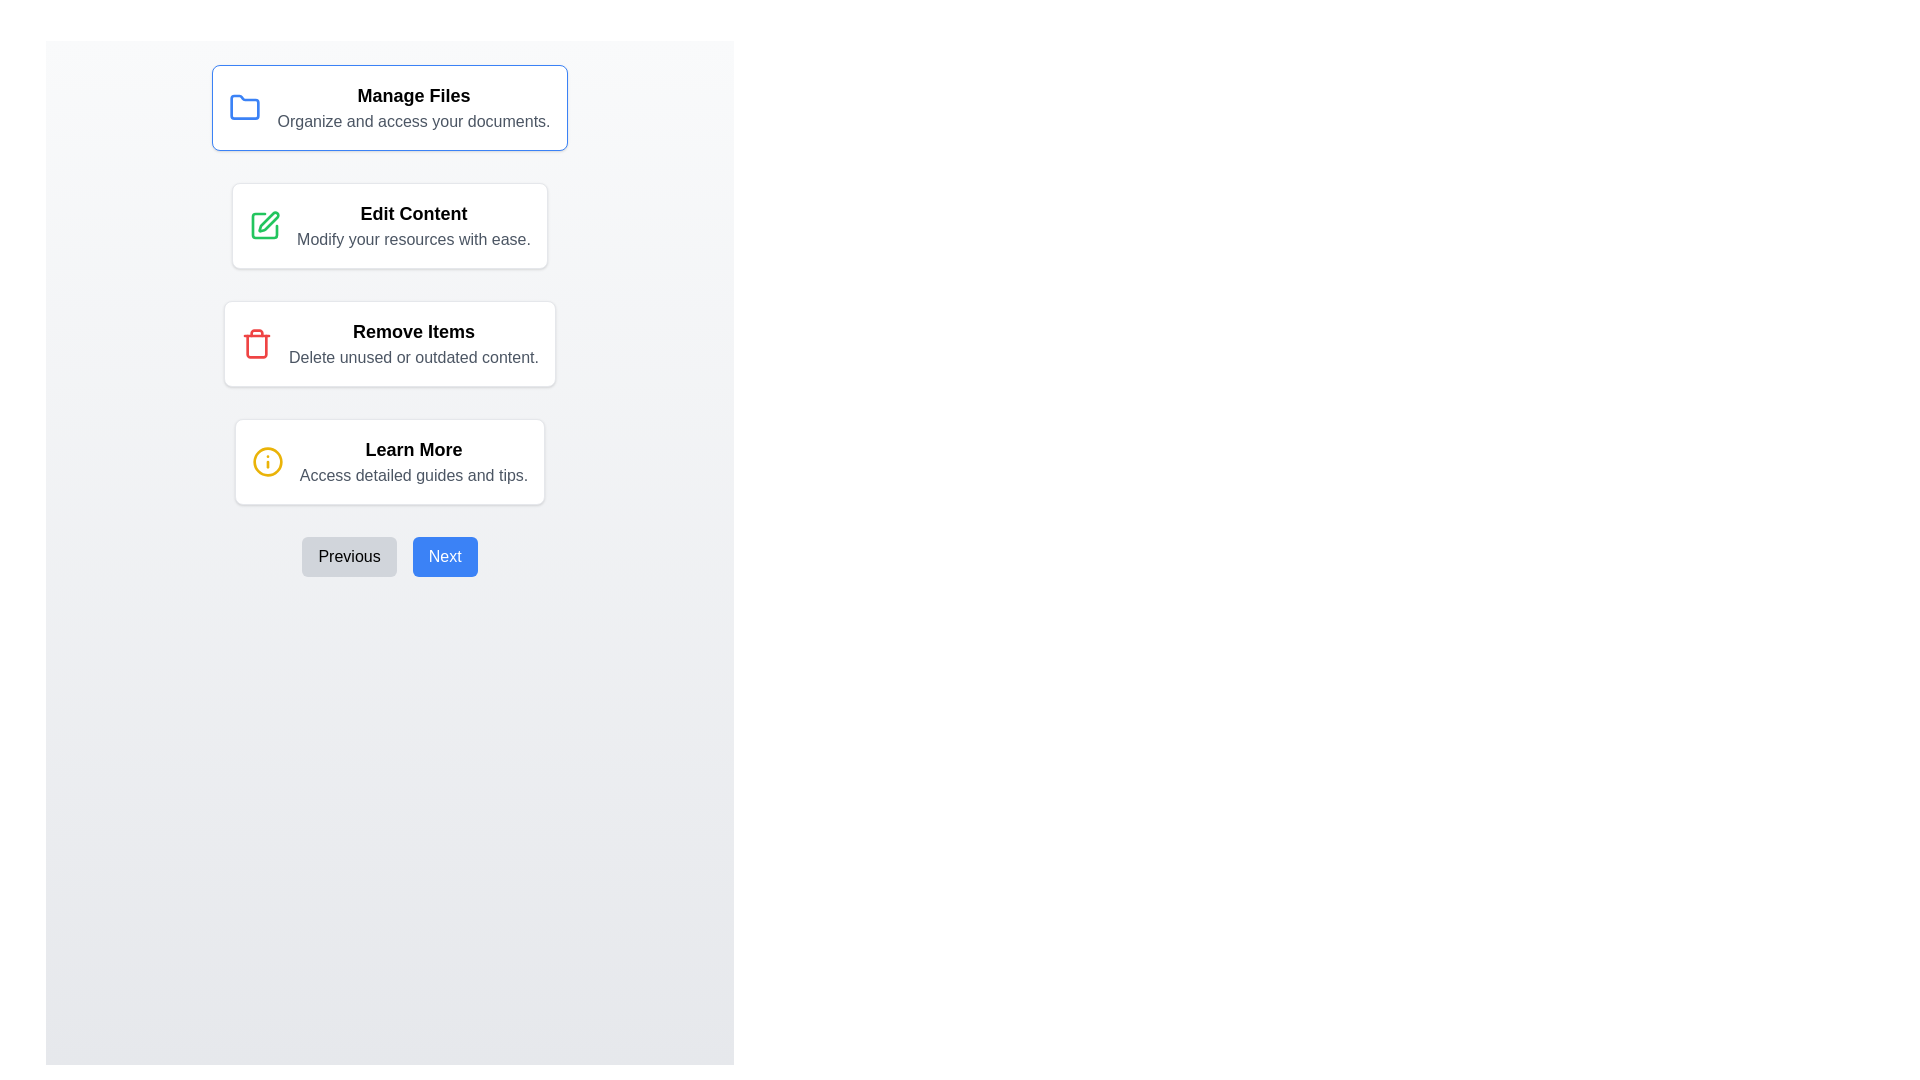  Describe the element at coordinates (412, 225) in the screenshot. I see `the text section that includes a bold headline 'Edit Content' and a description 'Modify your resources with ease.' This section is located in a white rounded rectangle card with a green icon on the left, positioned second from the top in a vertical list` at that location.